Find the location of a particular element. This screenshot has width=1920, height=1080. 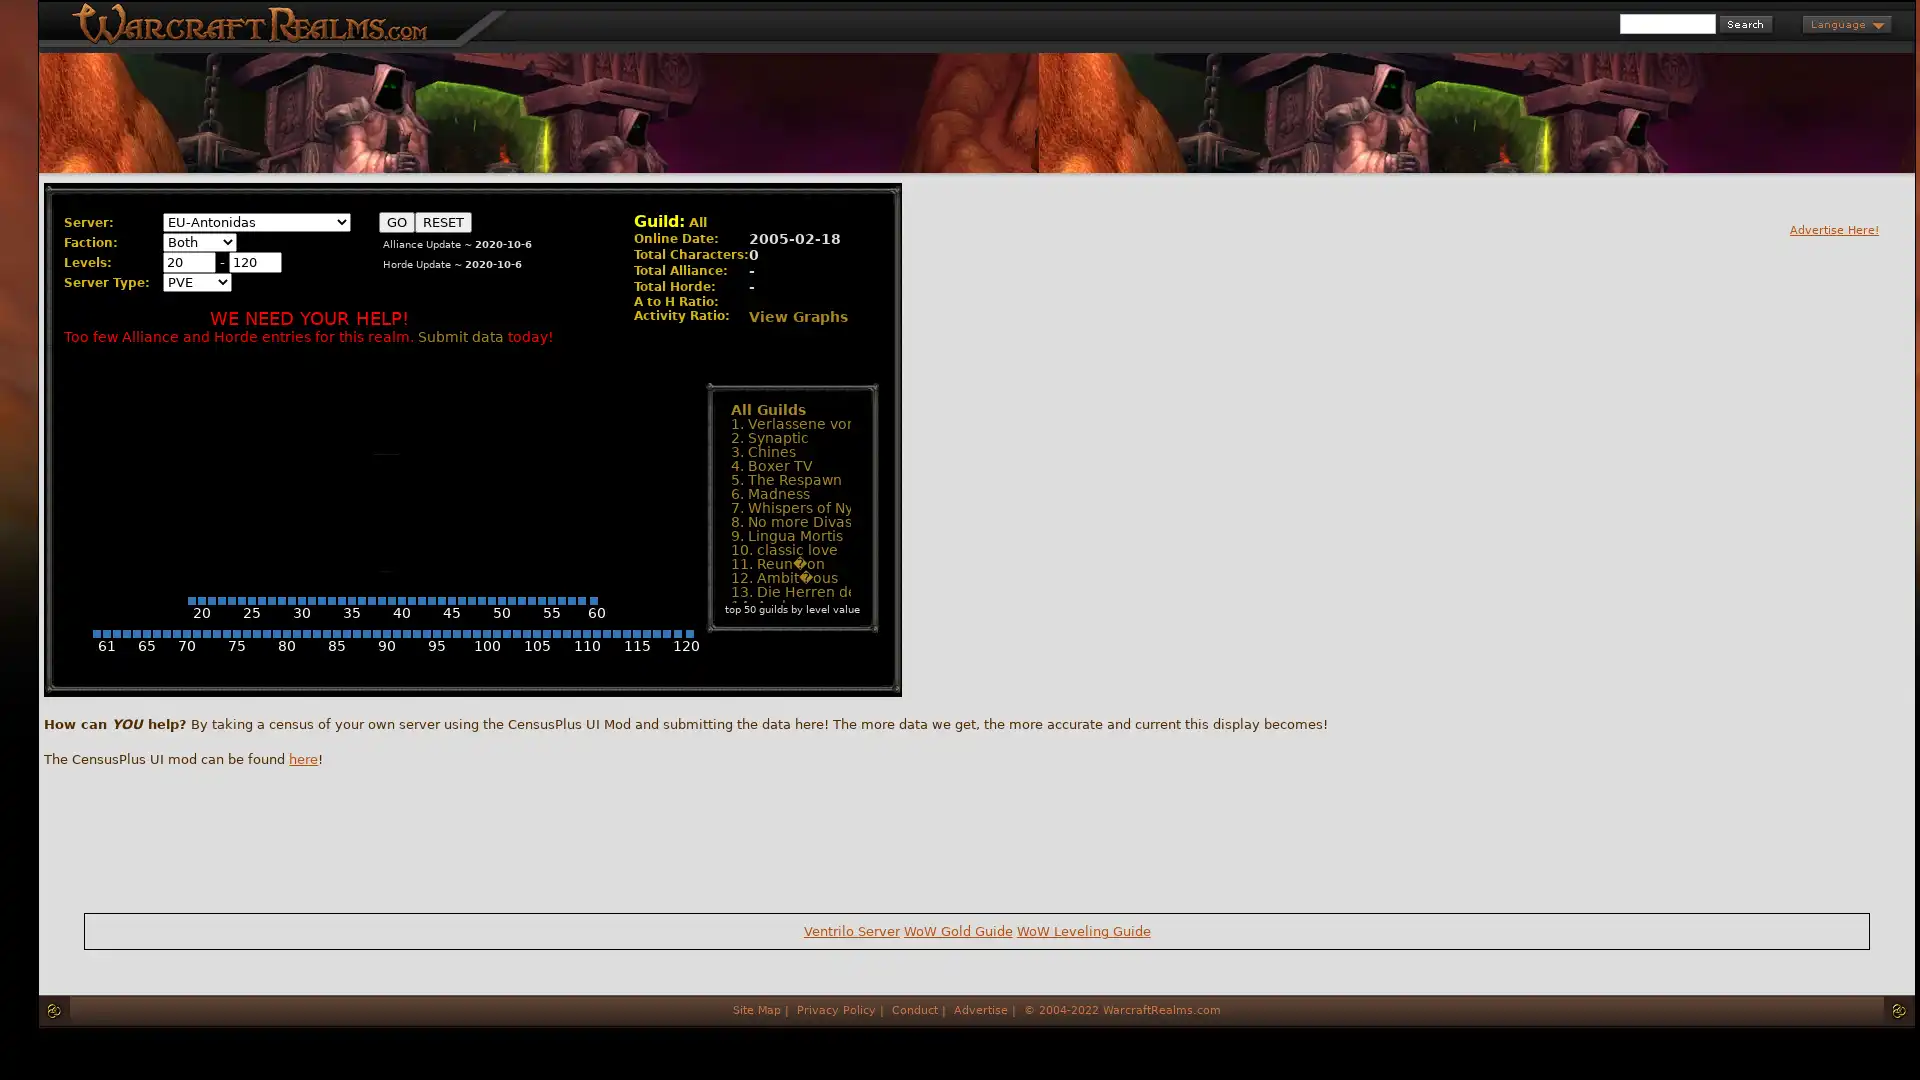

RESET is located at coordinates (441, 222).